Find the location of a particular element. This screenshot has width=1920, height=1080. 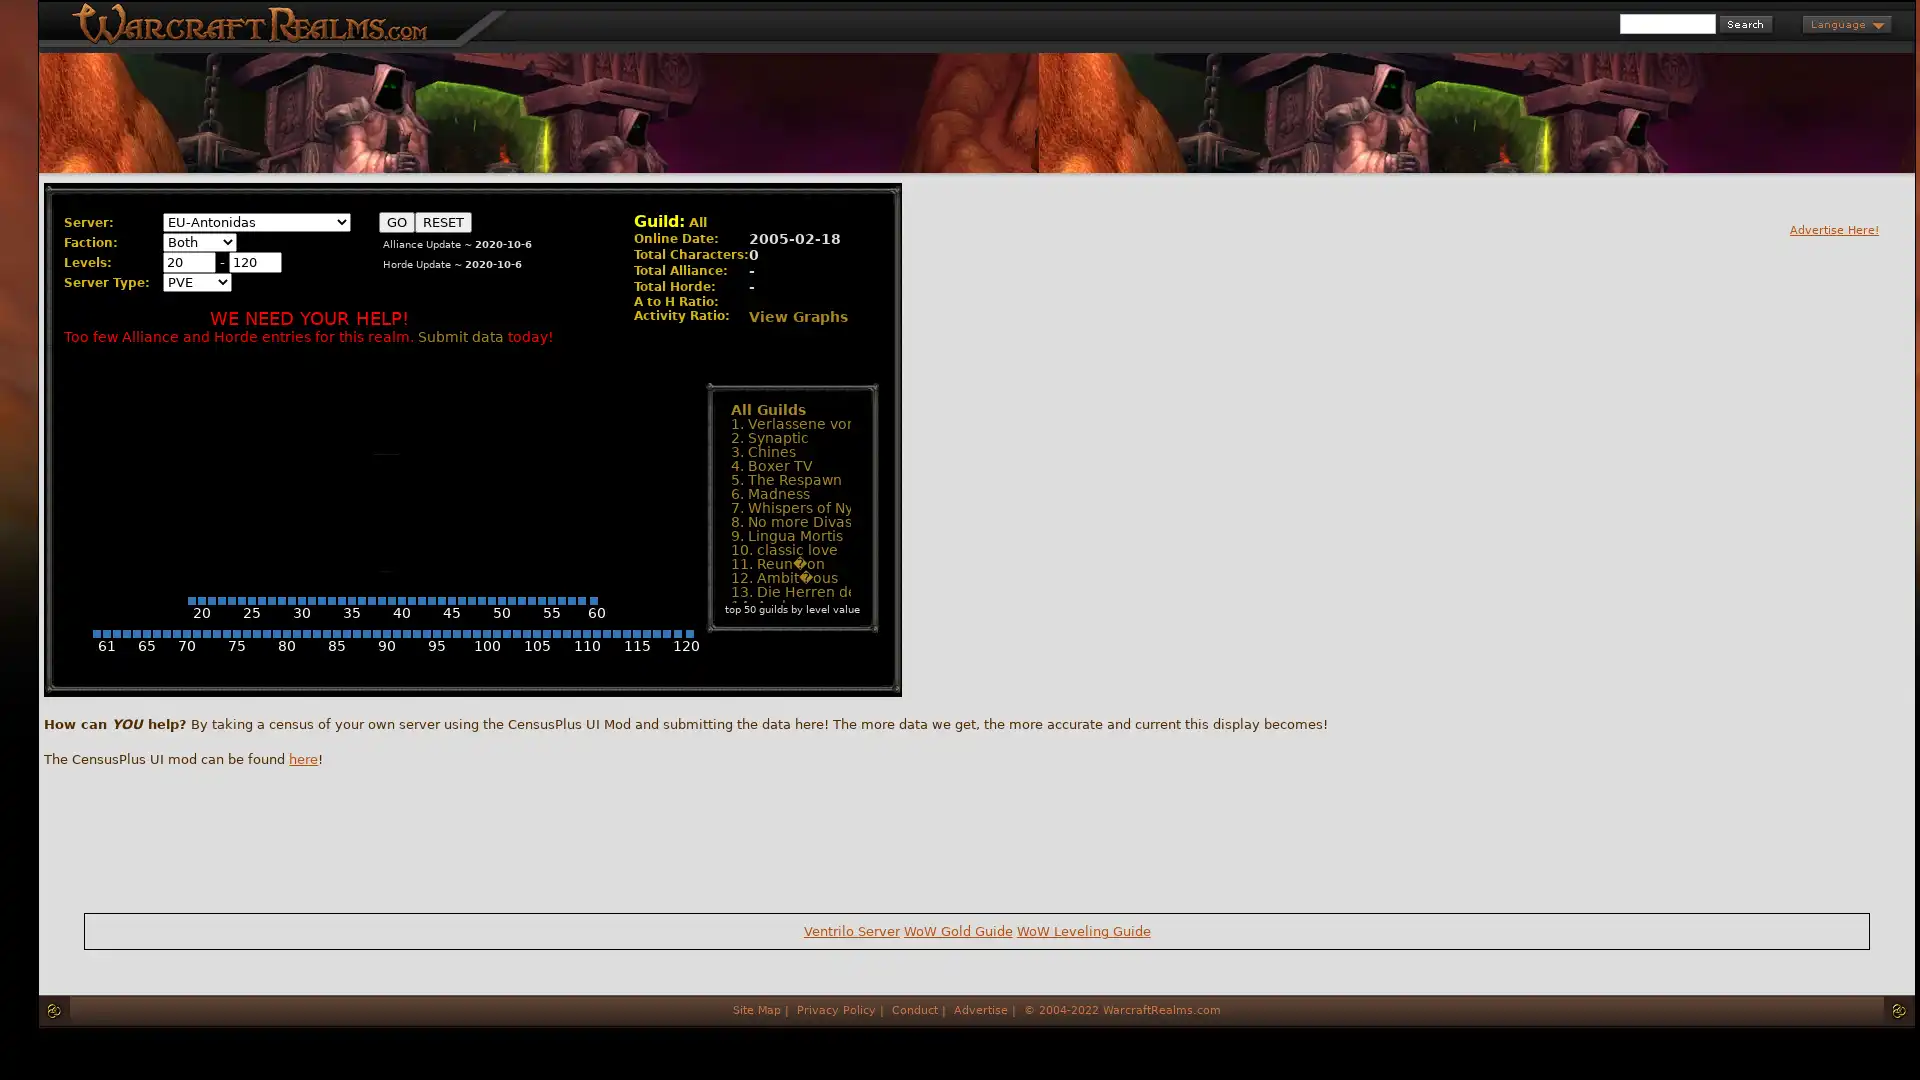

RESET is located at coordinates (441, 222).